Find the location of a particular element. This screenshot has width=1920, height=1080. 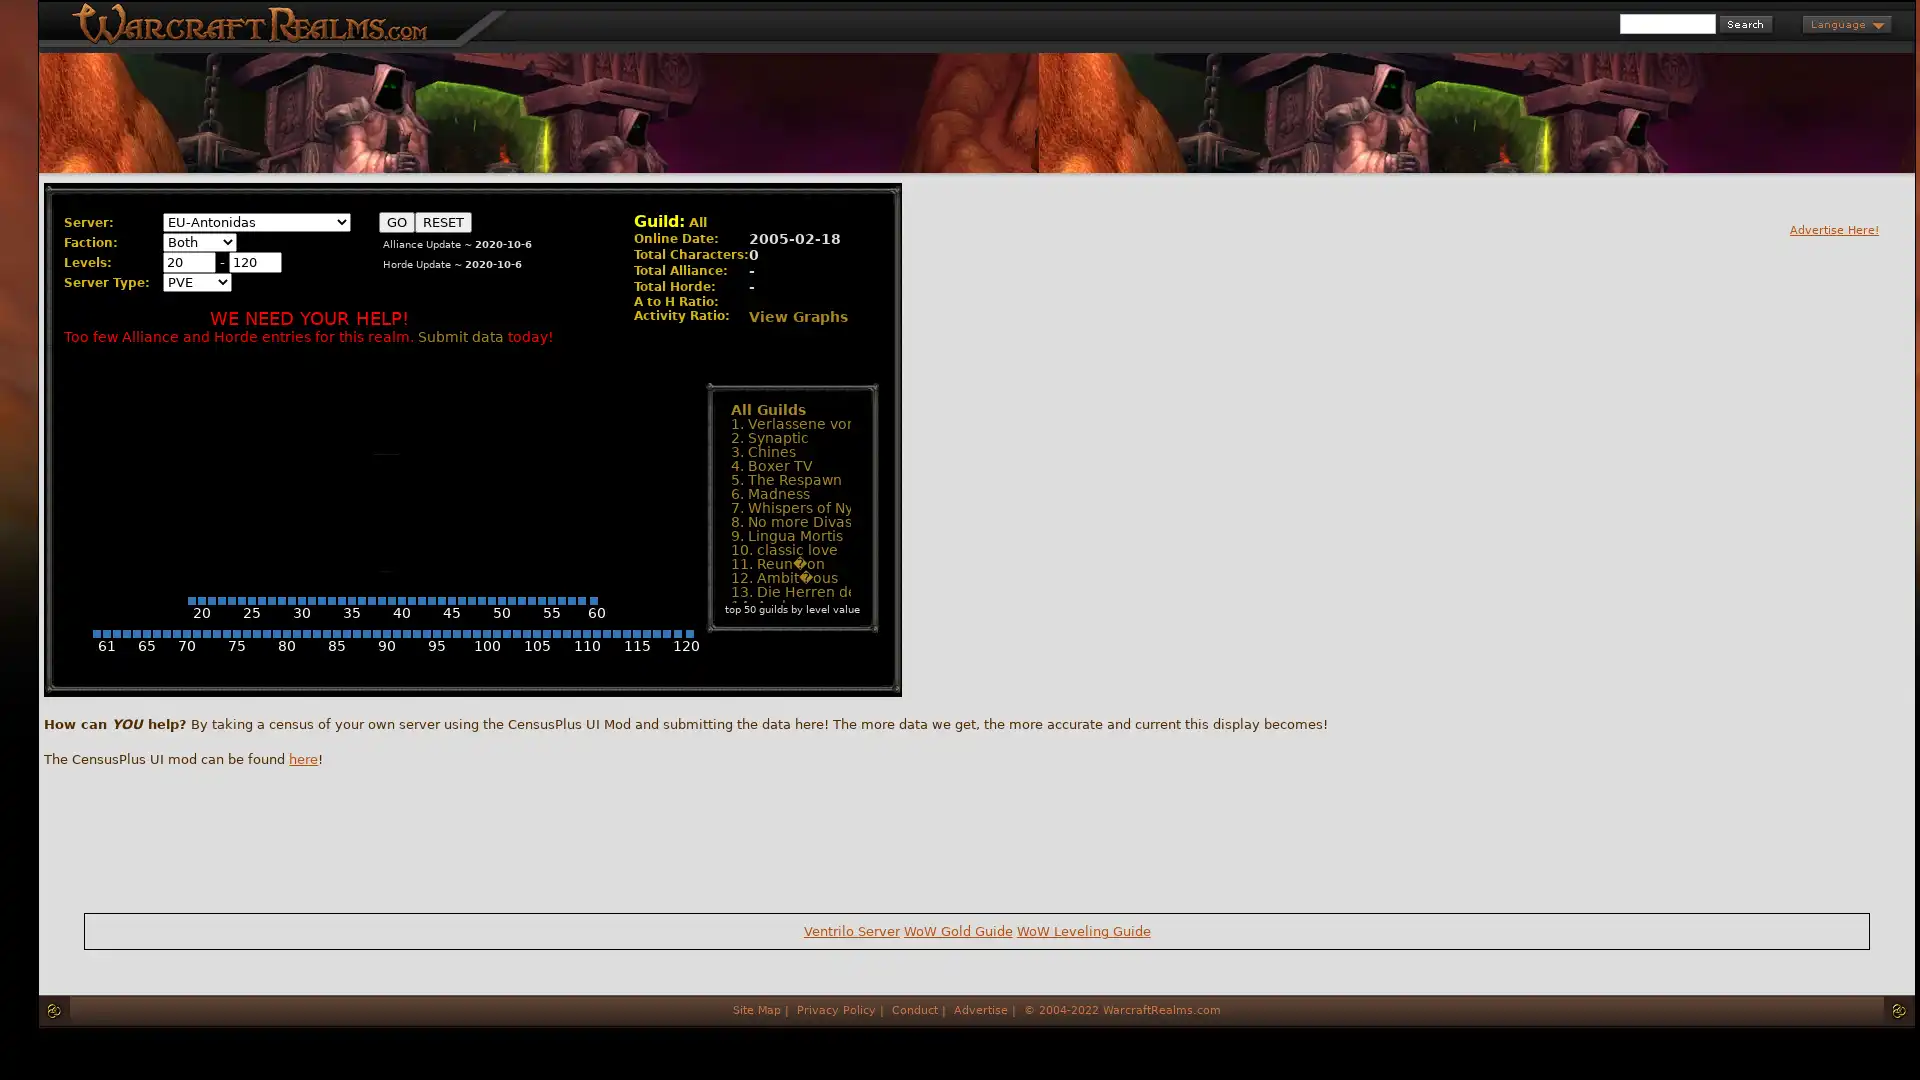

RESET is located at coordinates (441, 222).